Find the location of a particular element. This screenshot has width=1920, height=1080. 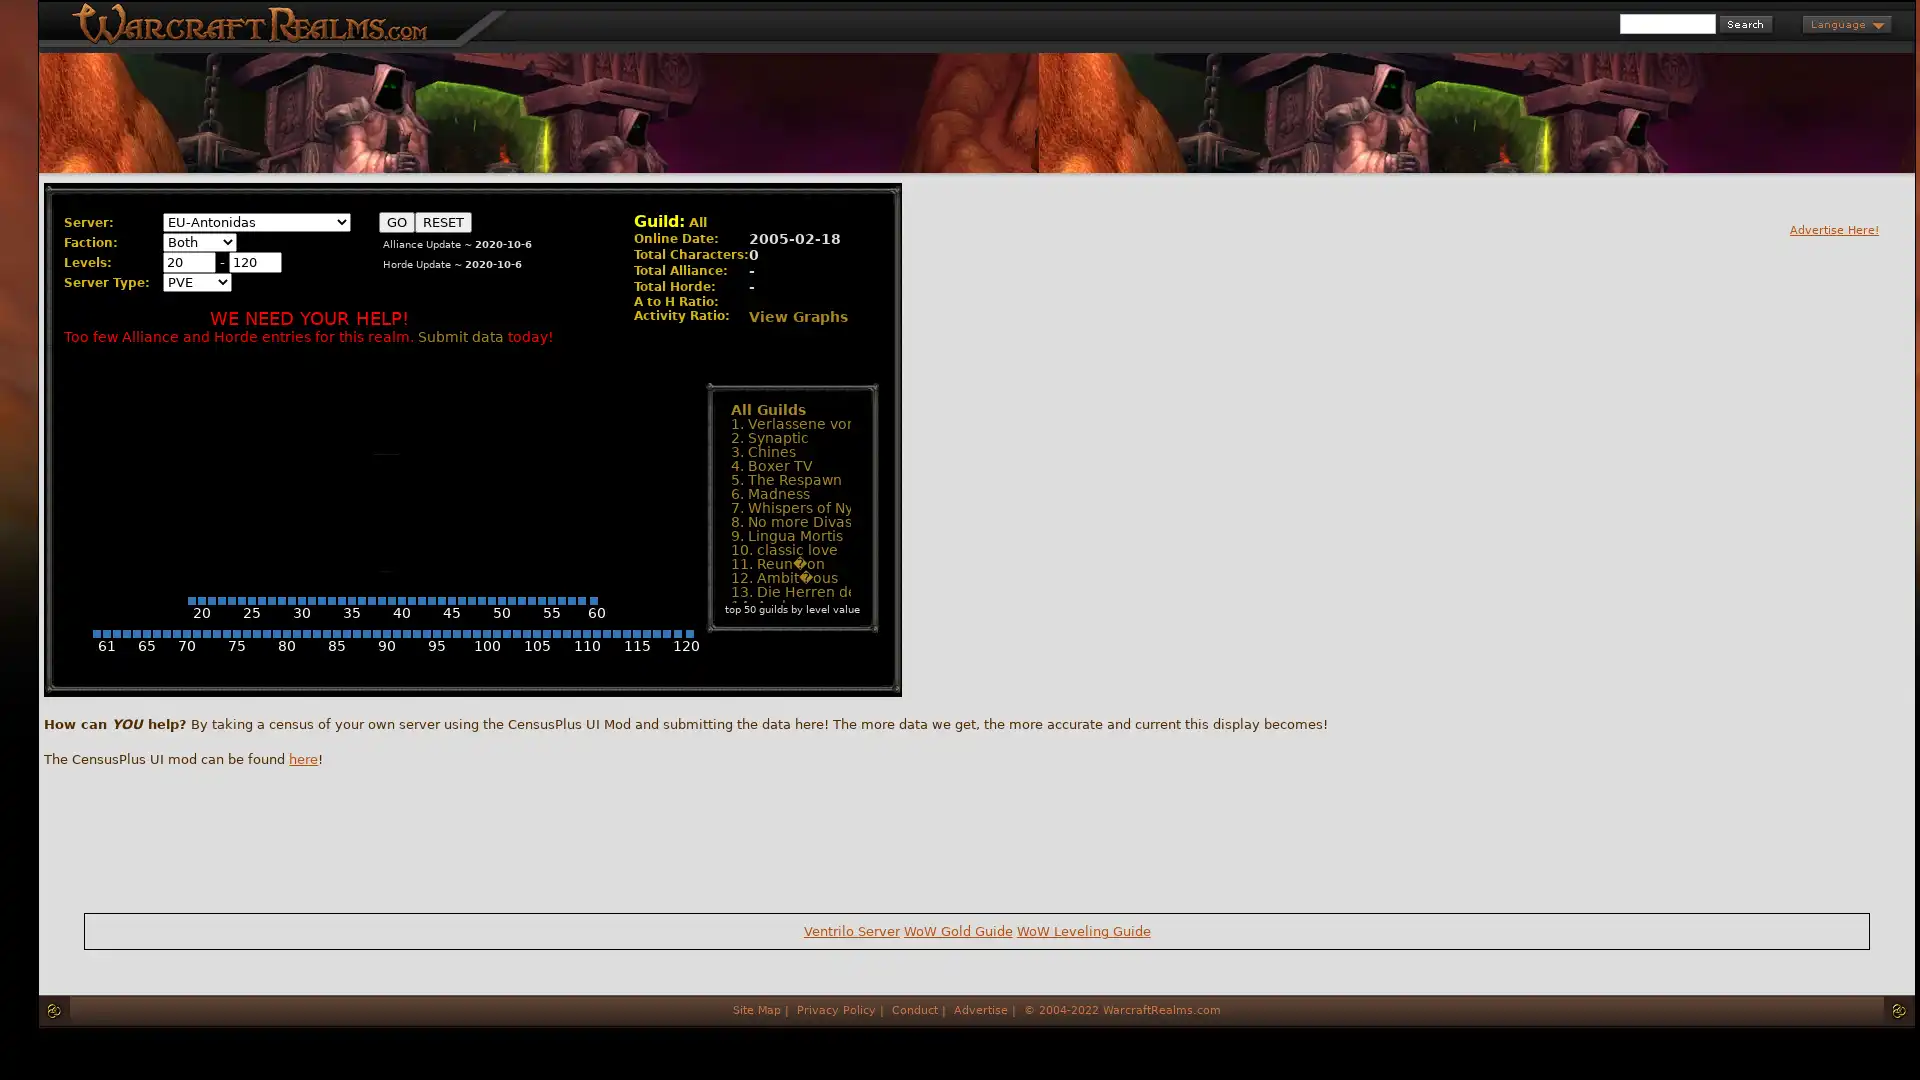

RESET is located at coordinates (441, 222).